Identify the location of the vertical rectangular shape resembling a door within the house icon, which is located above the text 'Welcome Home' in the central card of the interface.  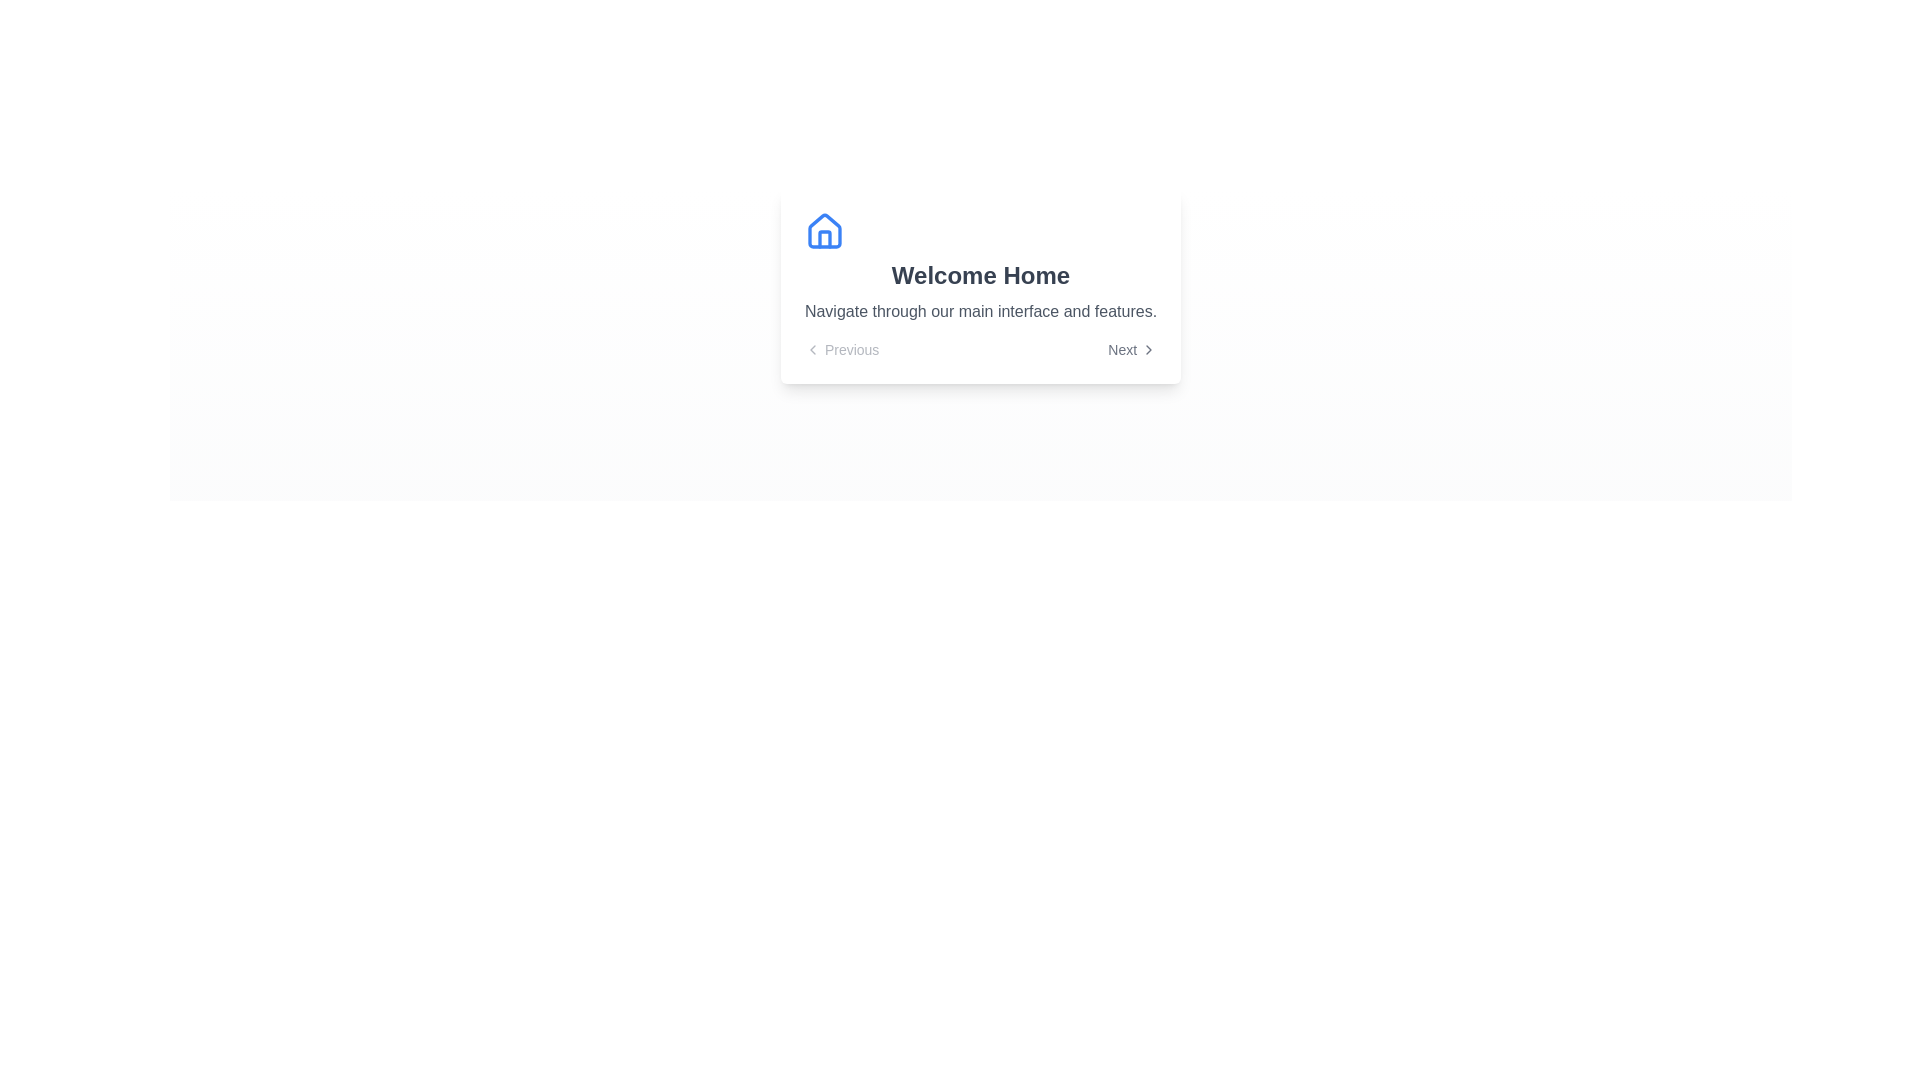
(824, 238).